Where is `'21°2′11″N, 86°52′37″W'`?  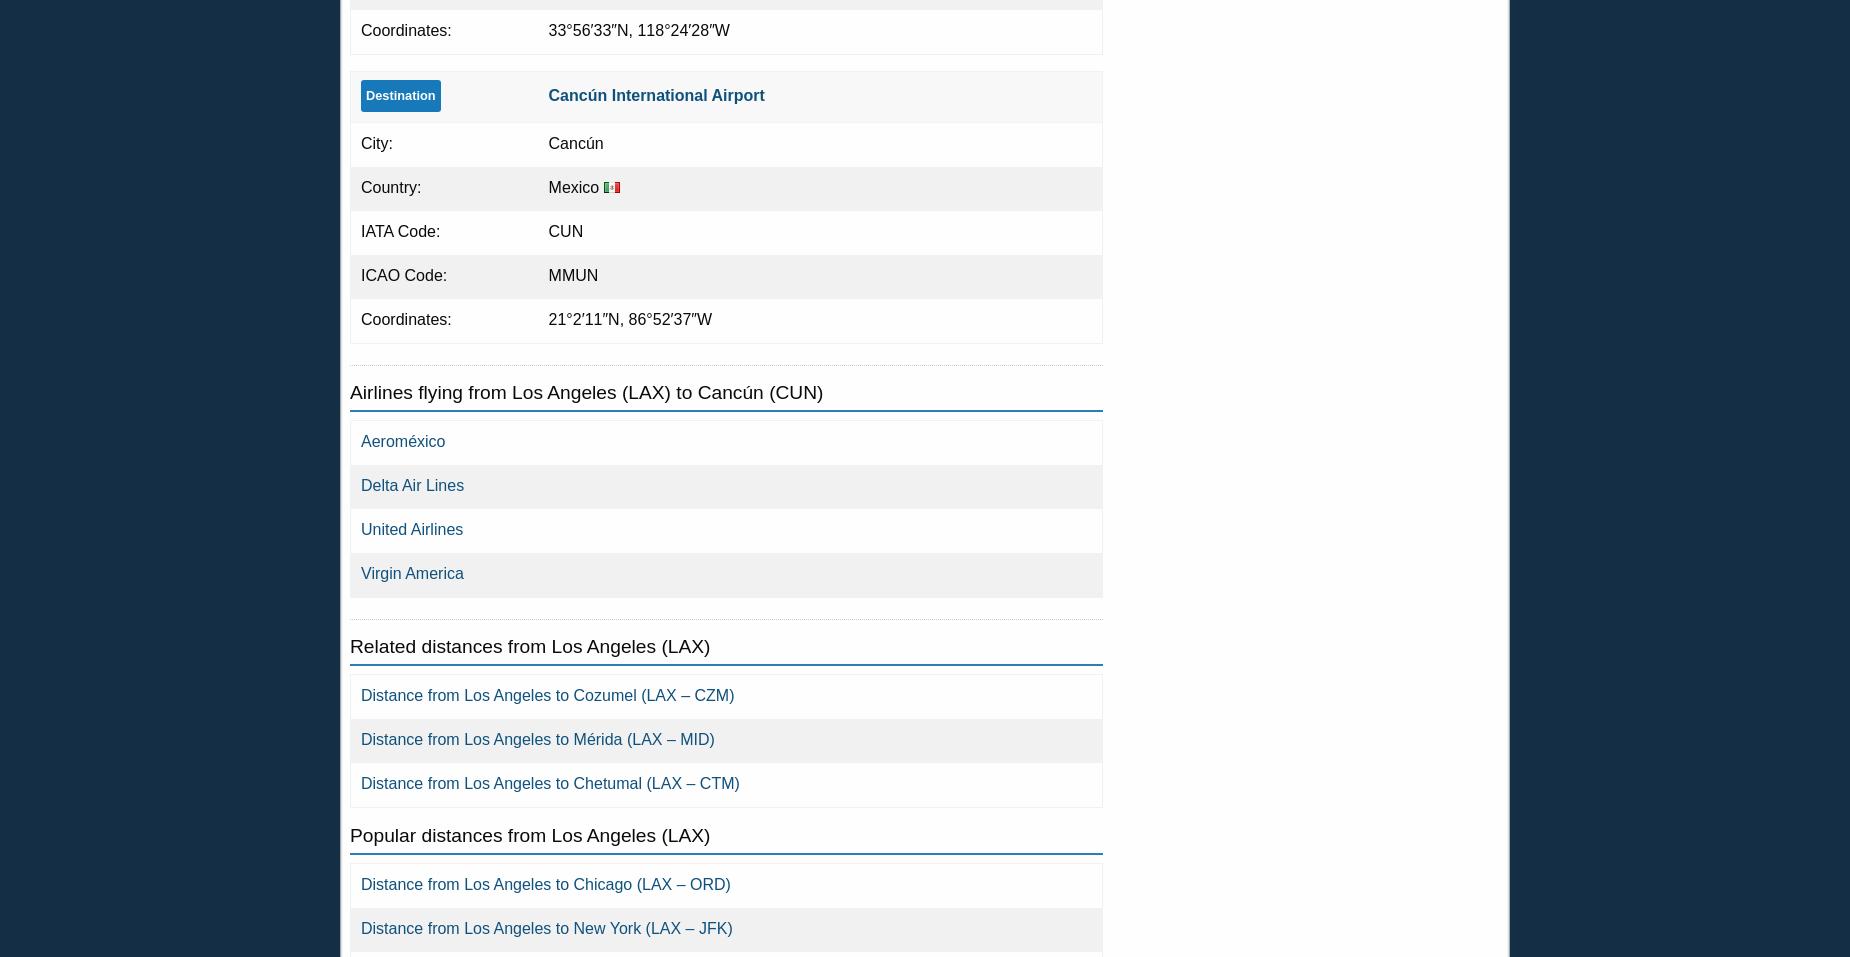
'21°2′11″N, 86°52′37″W' is located at coordinates (629, 318).